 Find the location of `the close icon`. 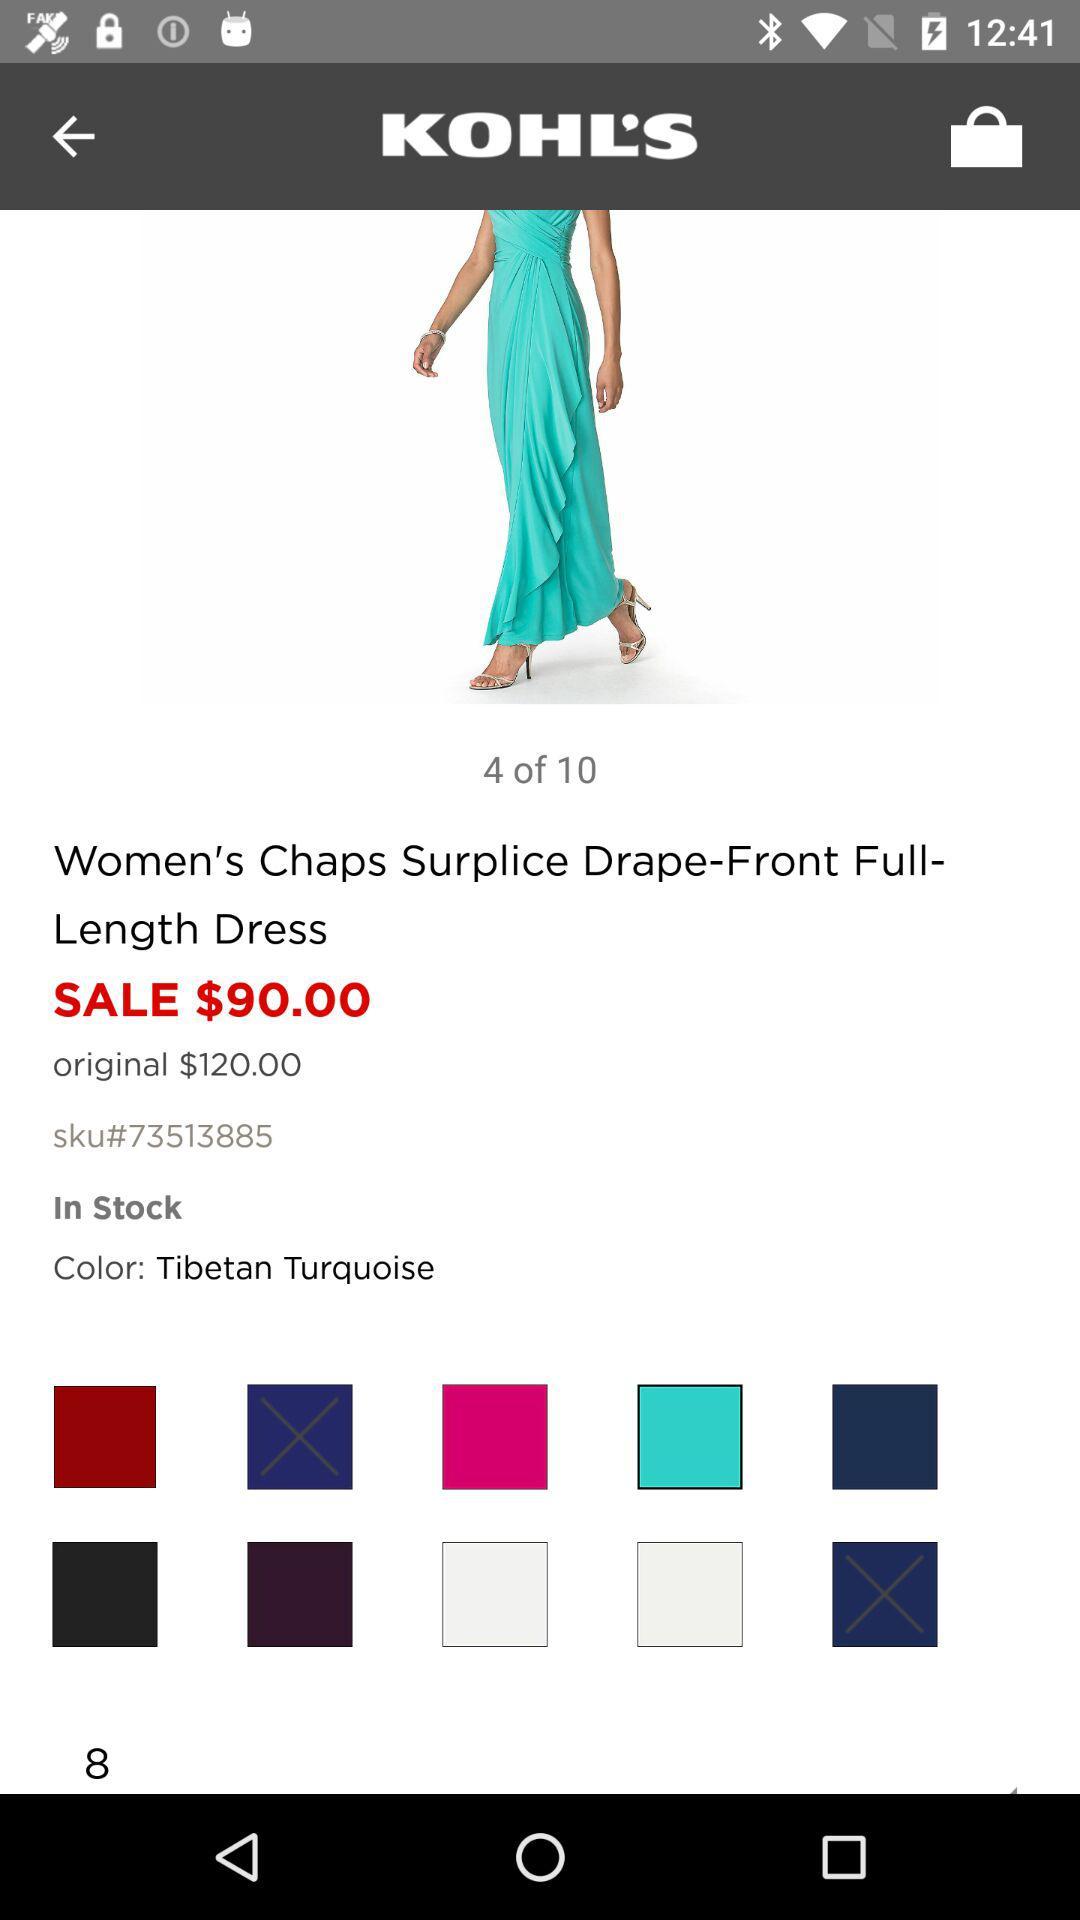

the close icon is located at coordinates (300, 1435).